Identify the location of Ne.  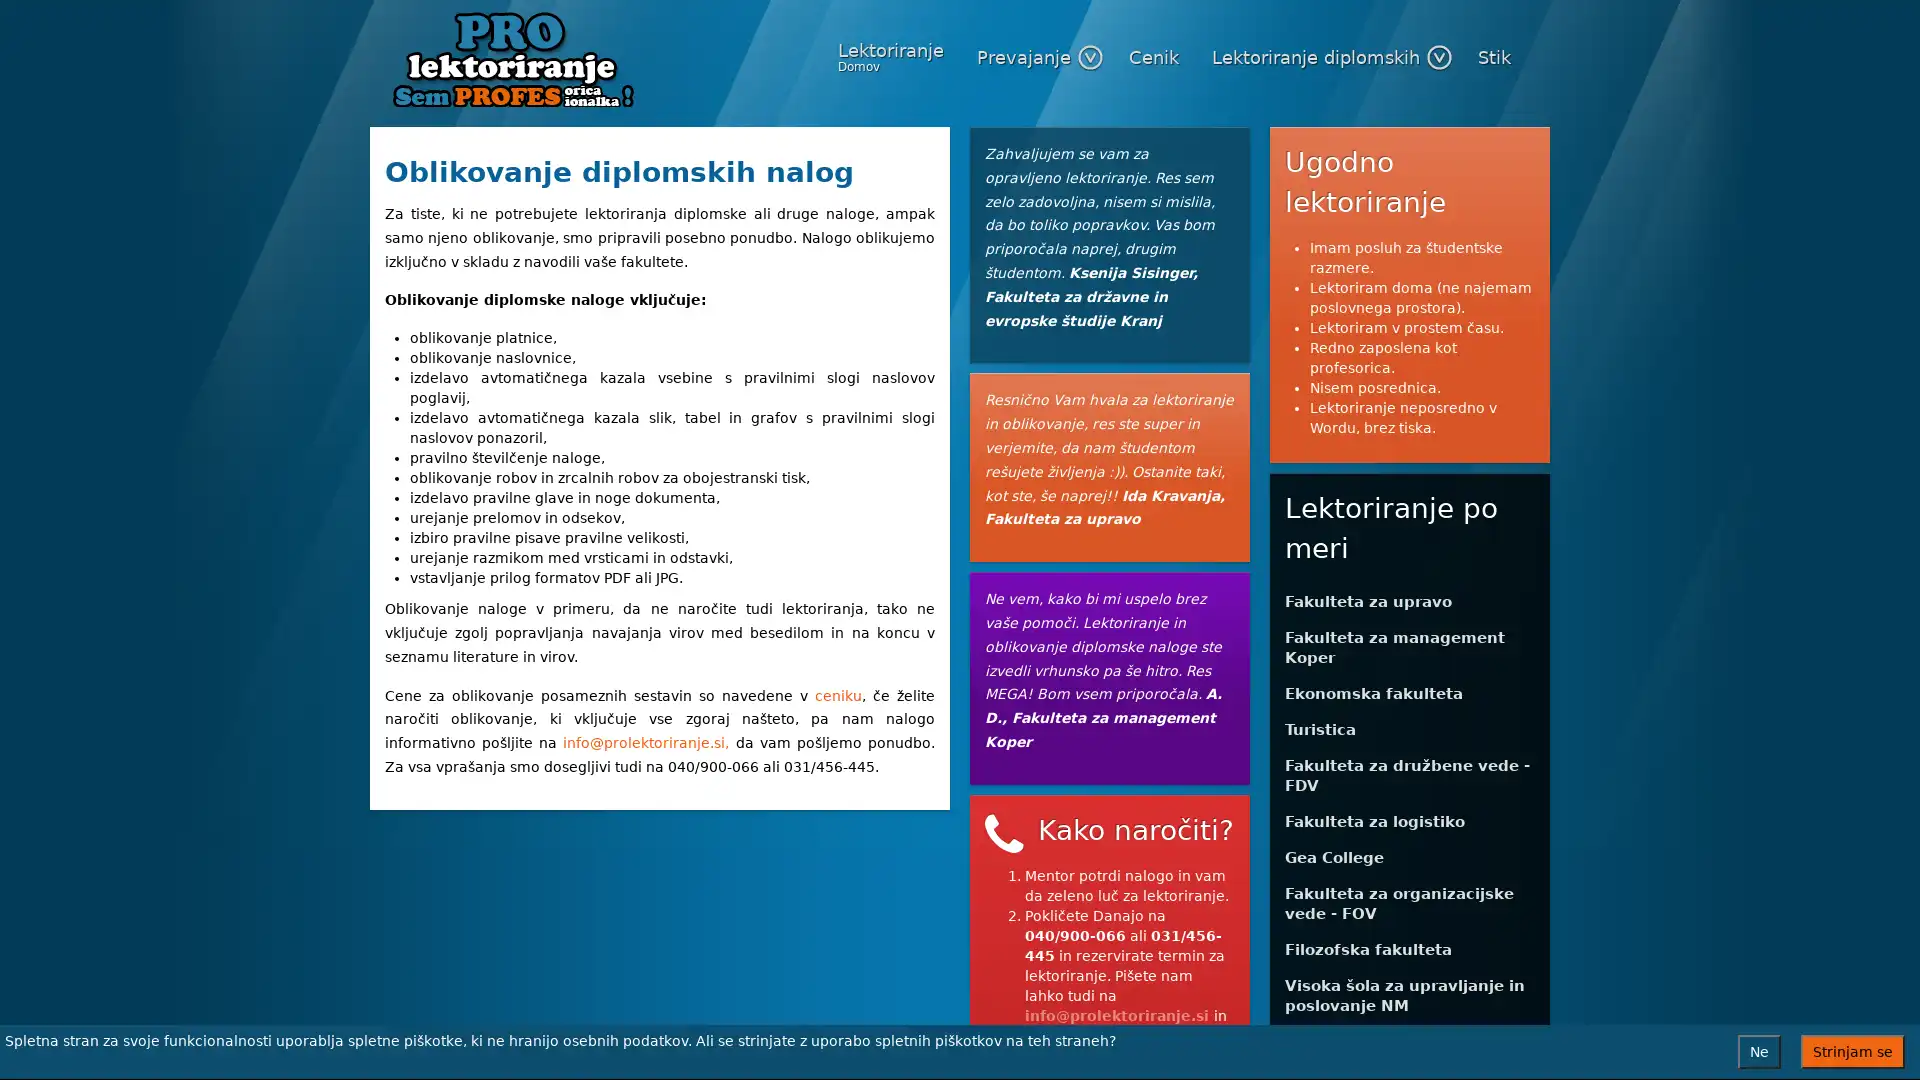
(1758, 1051).